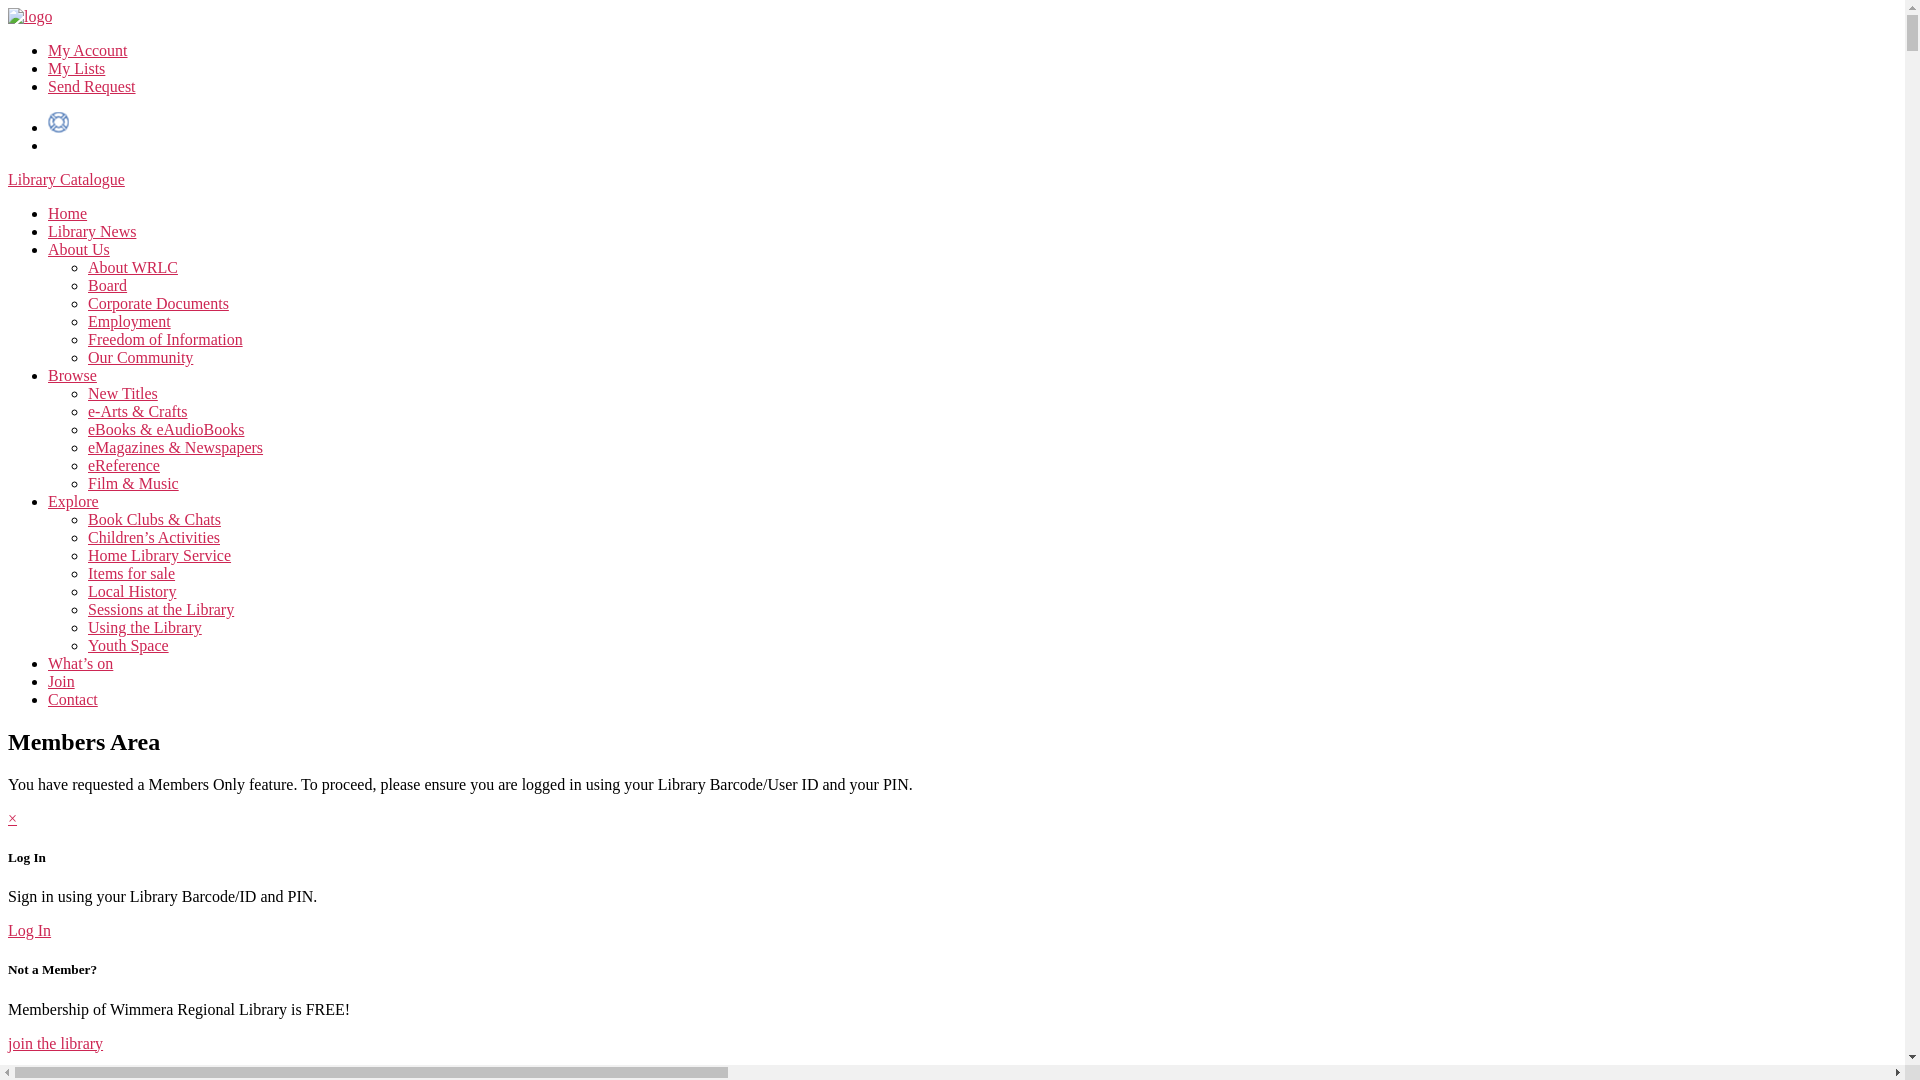  Describe the element at coordinates (78, 248) in the screenshot. I see `'About Us'` at that location.